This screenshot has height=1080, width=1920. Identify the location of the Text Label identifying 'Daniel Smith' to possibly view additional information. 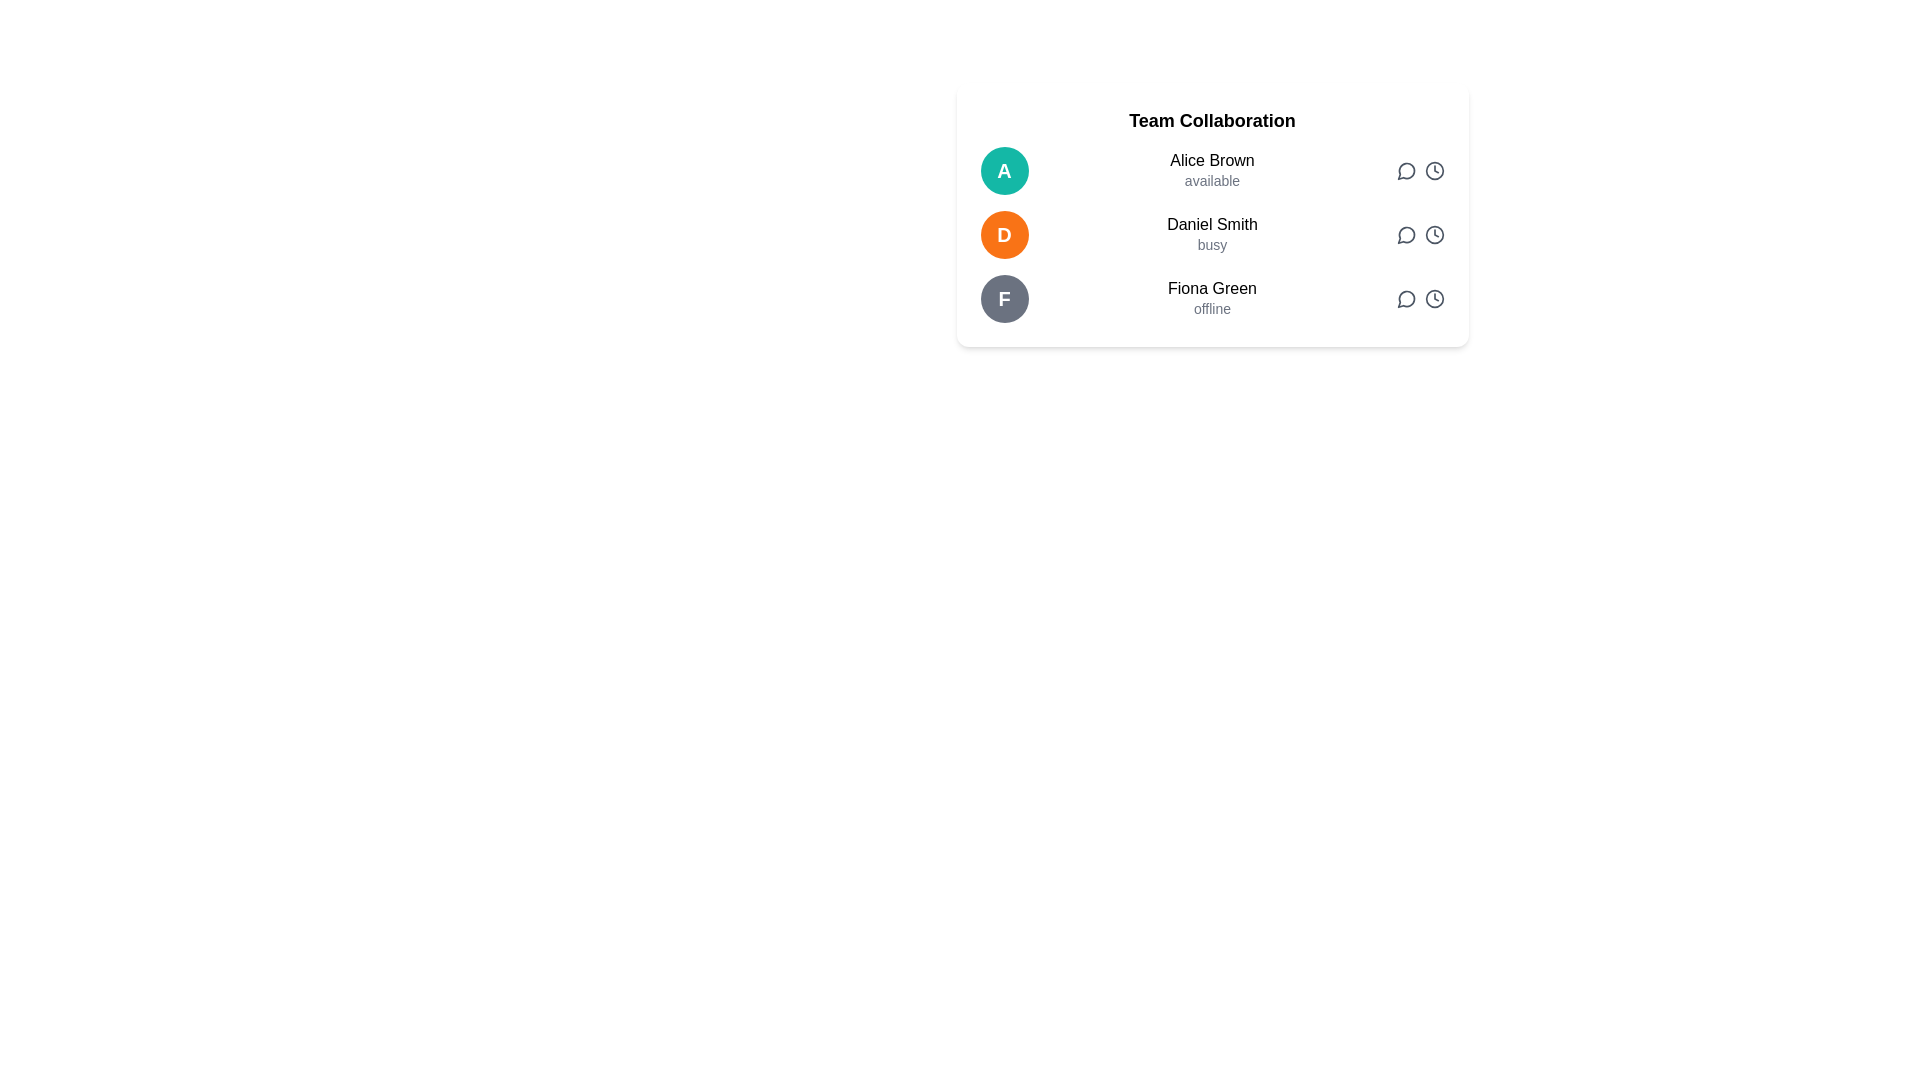
(1211, 224).